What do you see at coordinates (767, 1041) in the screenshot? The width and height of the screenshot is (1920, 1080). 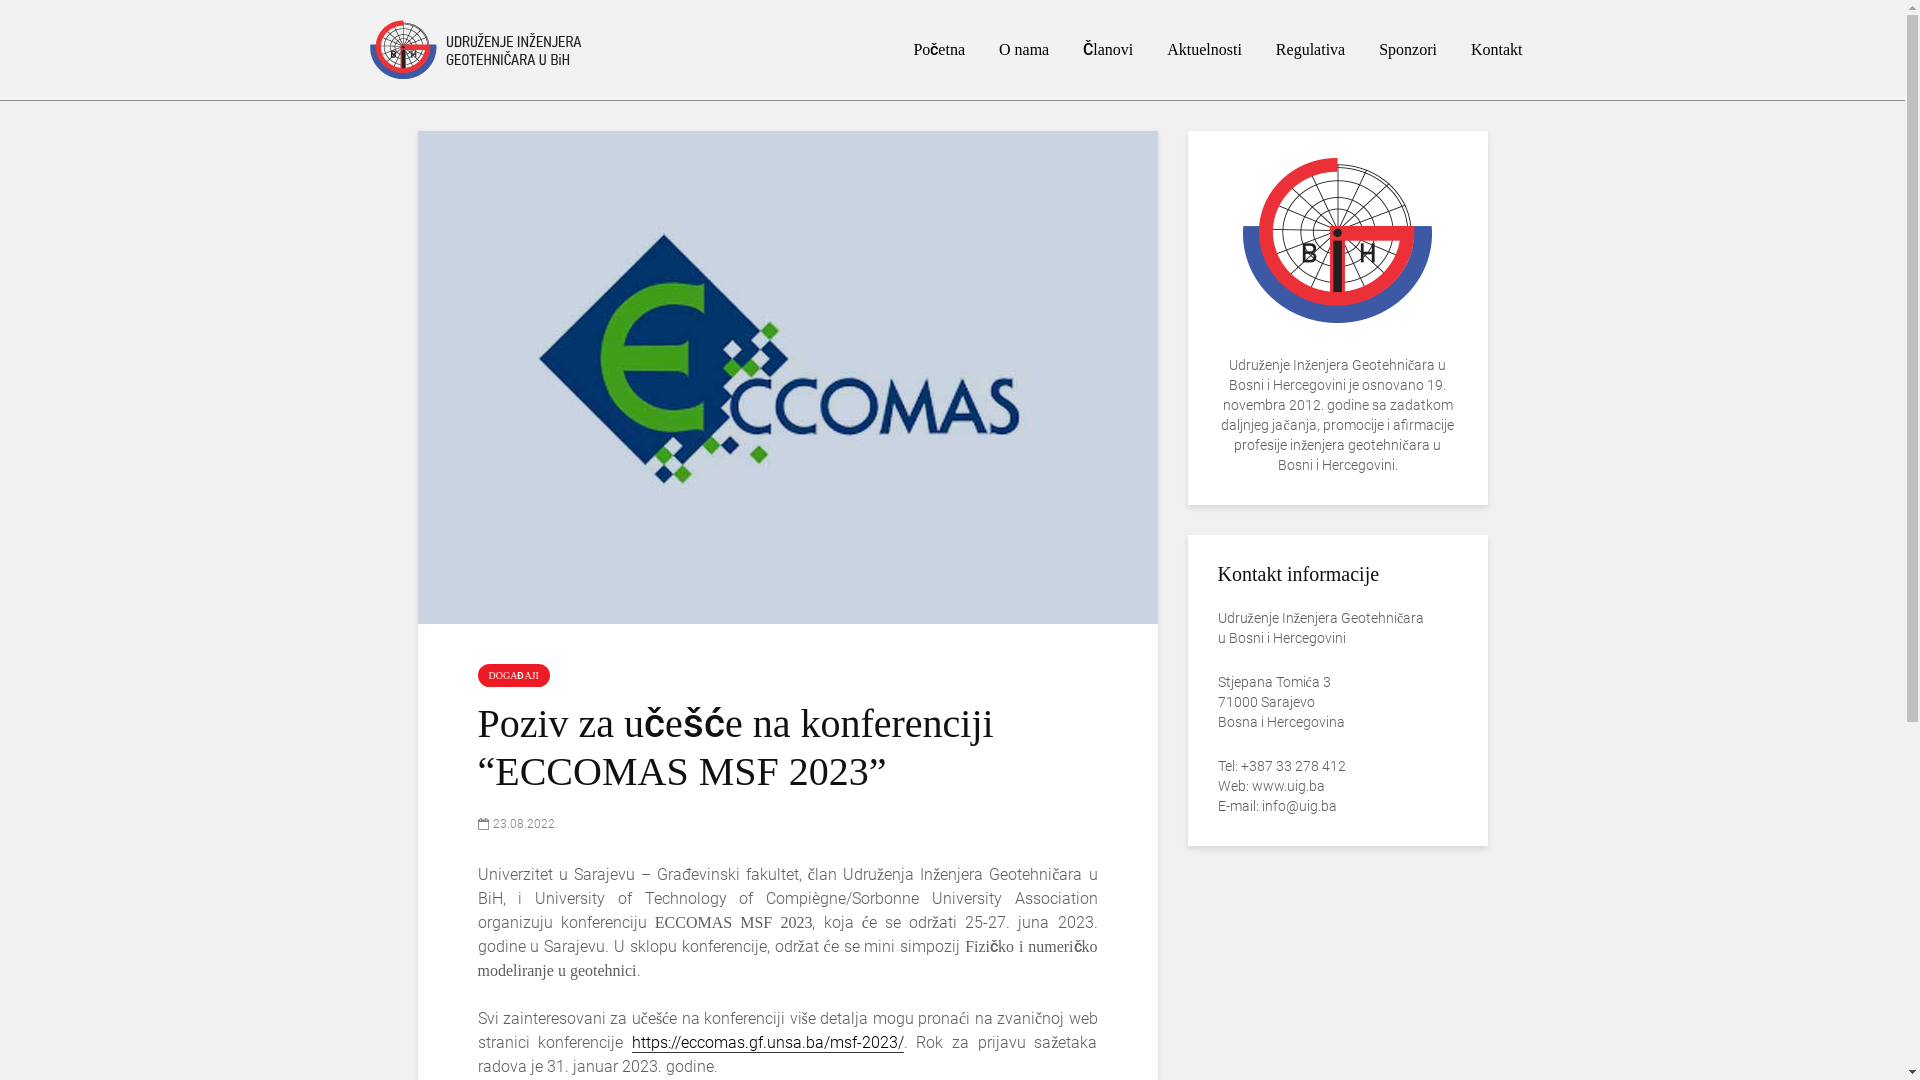 I see `'https://eccomas.gf.unsa.ba/msf-2023/'` at bounding box center [767, 1041].